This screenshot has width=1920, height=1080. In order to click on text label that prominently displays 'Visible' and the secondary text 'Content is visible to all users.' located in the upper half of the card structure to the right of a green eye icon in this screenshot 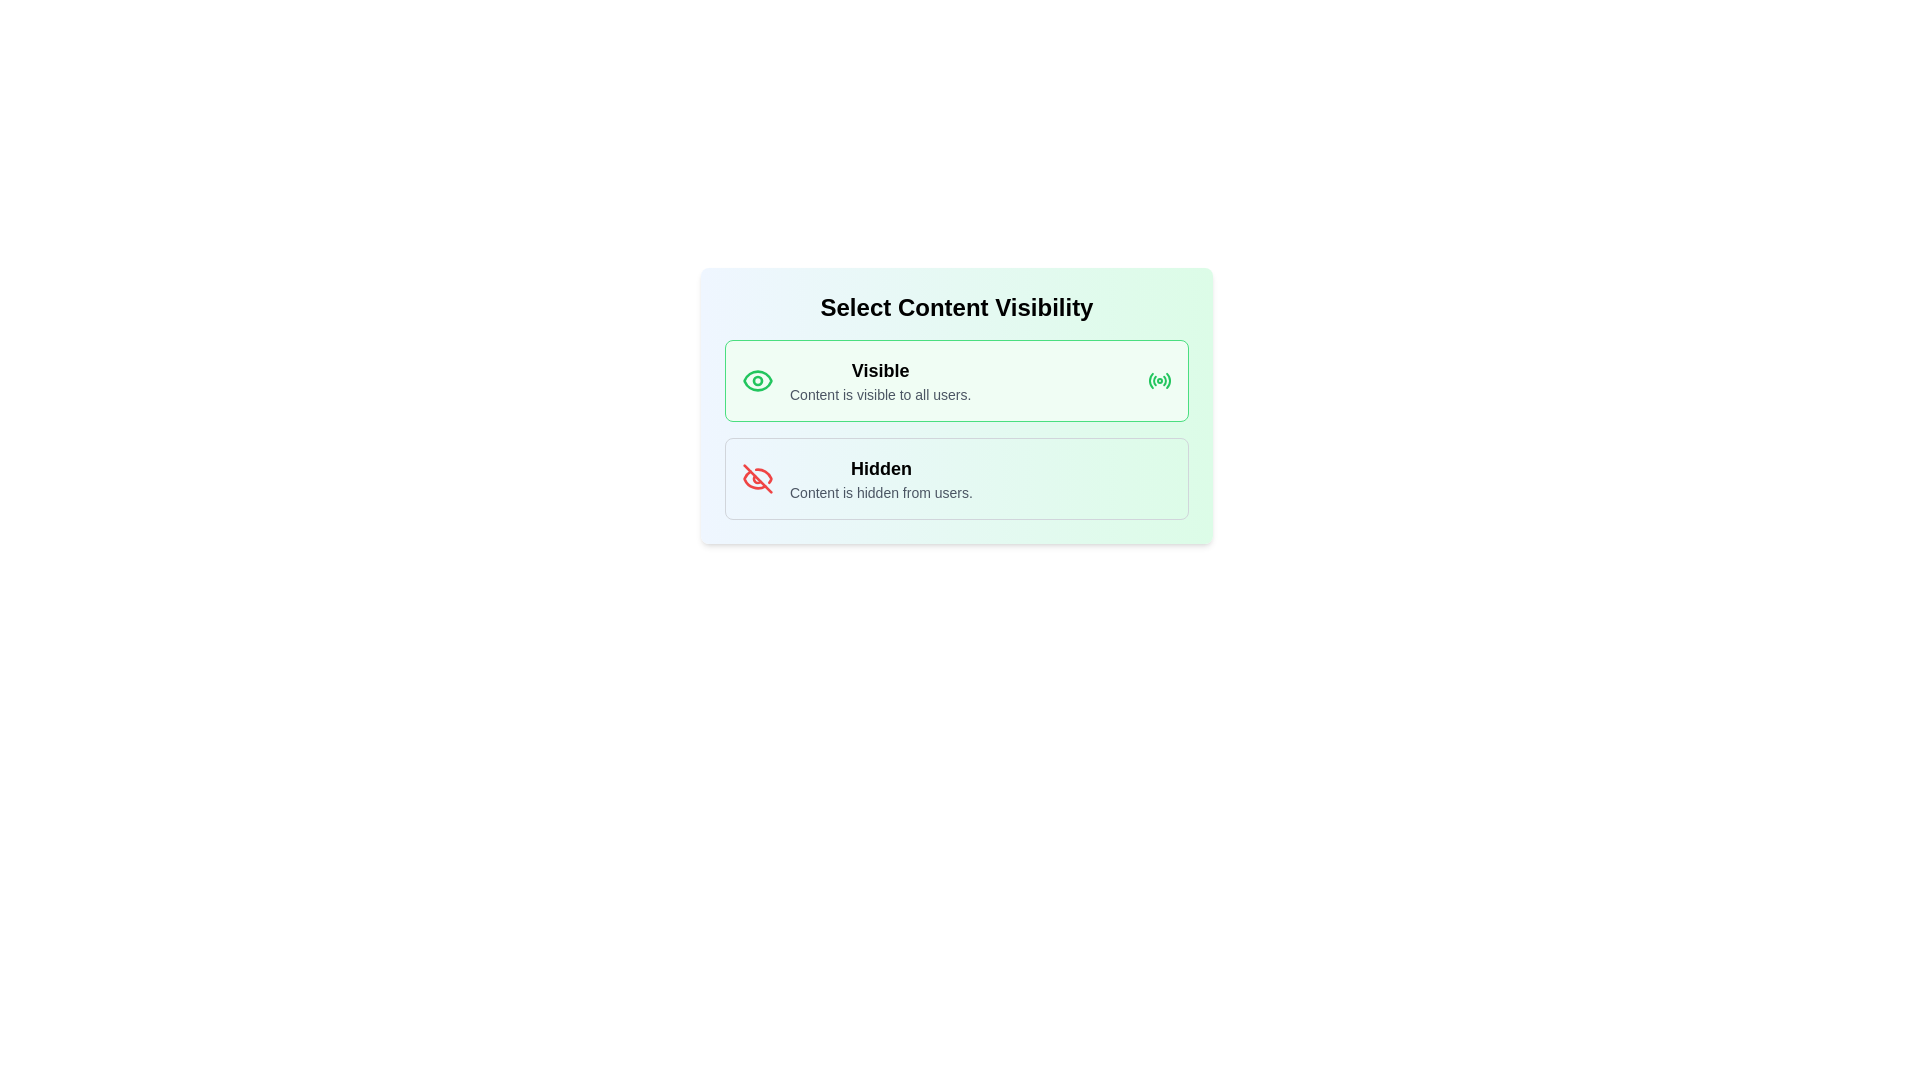, I will do `click(880, 381)`.